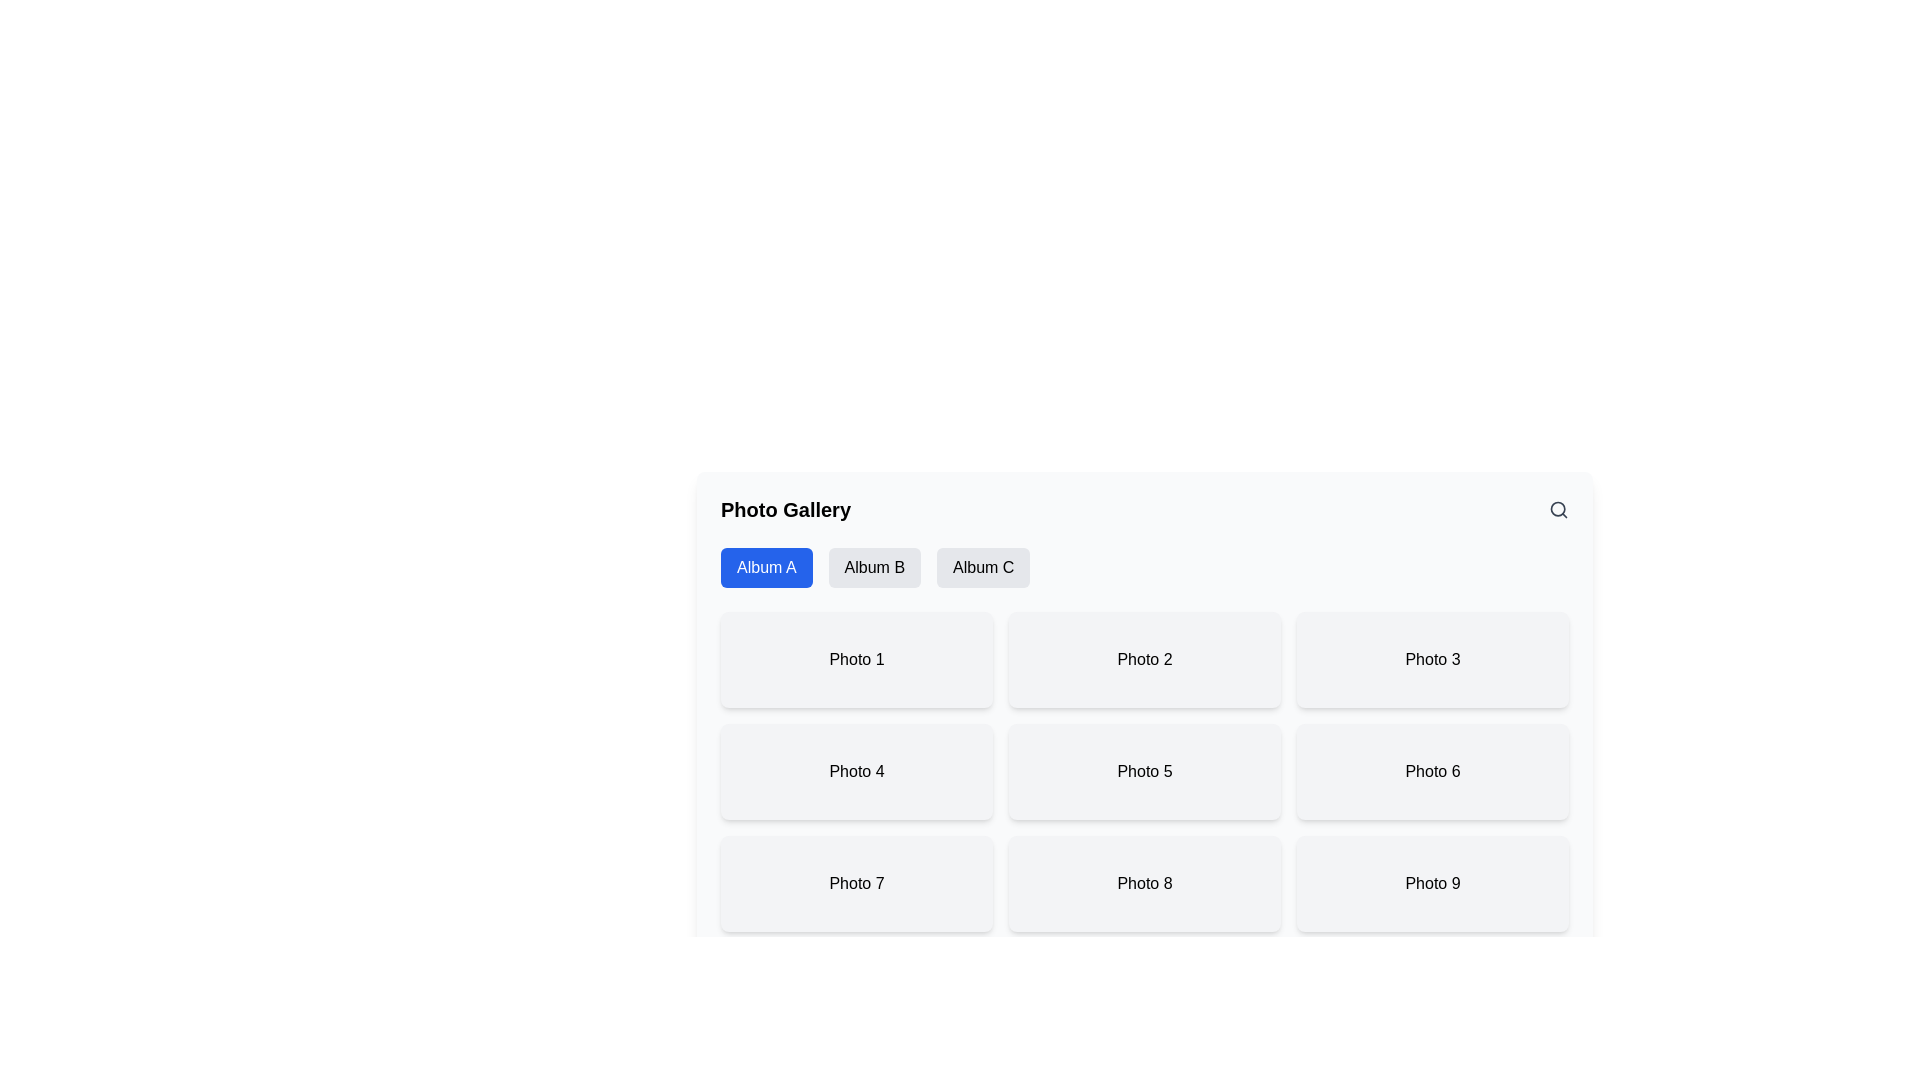 This screenshot has width=1920, height=1080. I want to click on the 'Album C' button, which is a rectangular button with rounded corners, located under the 'Photo Gallery' heading and to the right of the 'Album A' button, so click(983, 567).